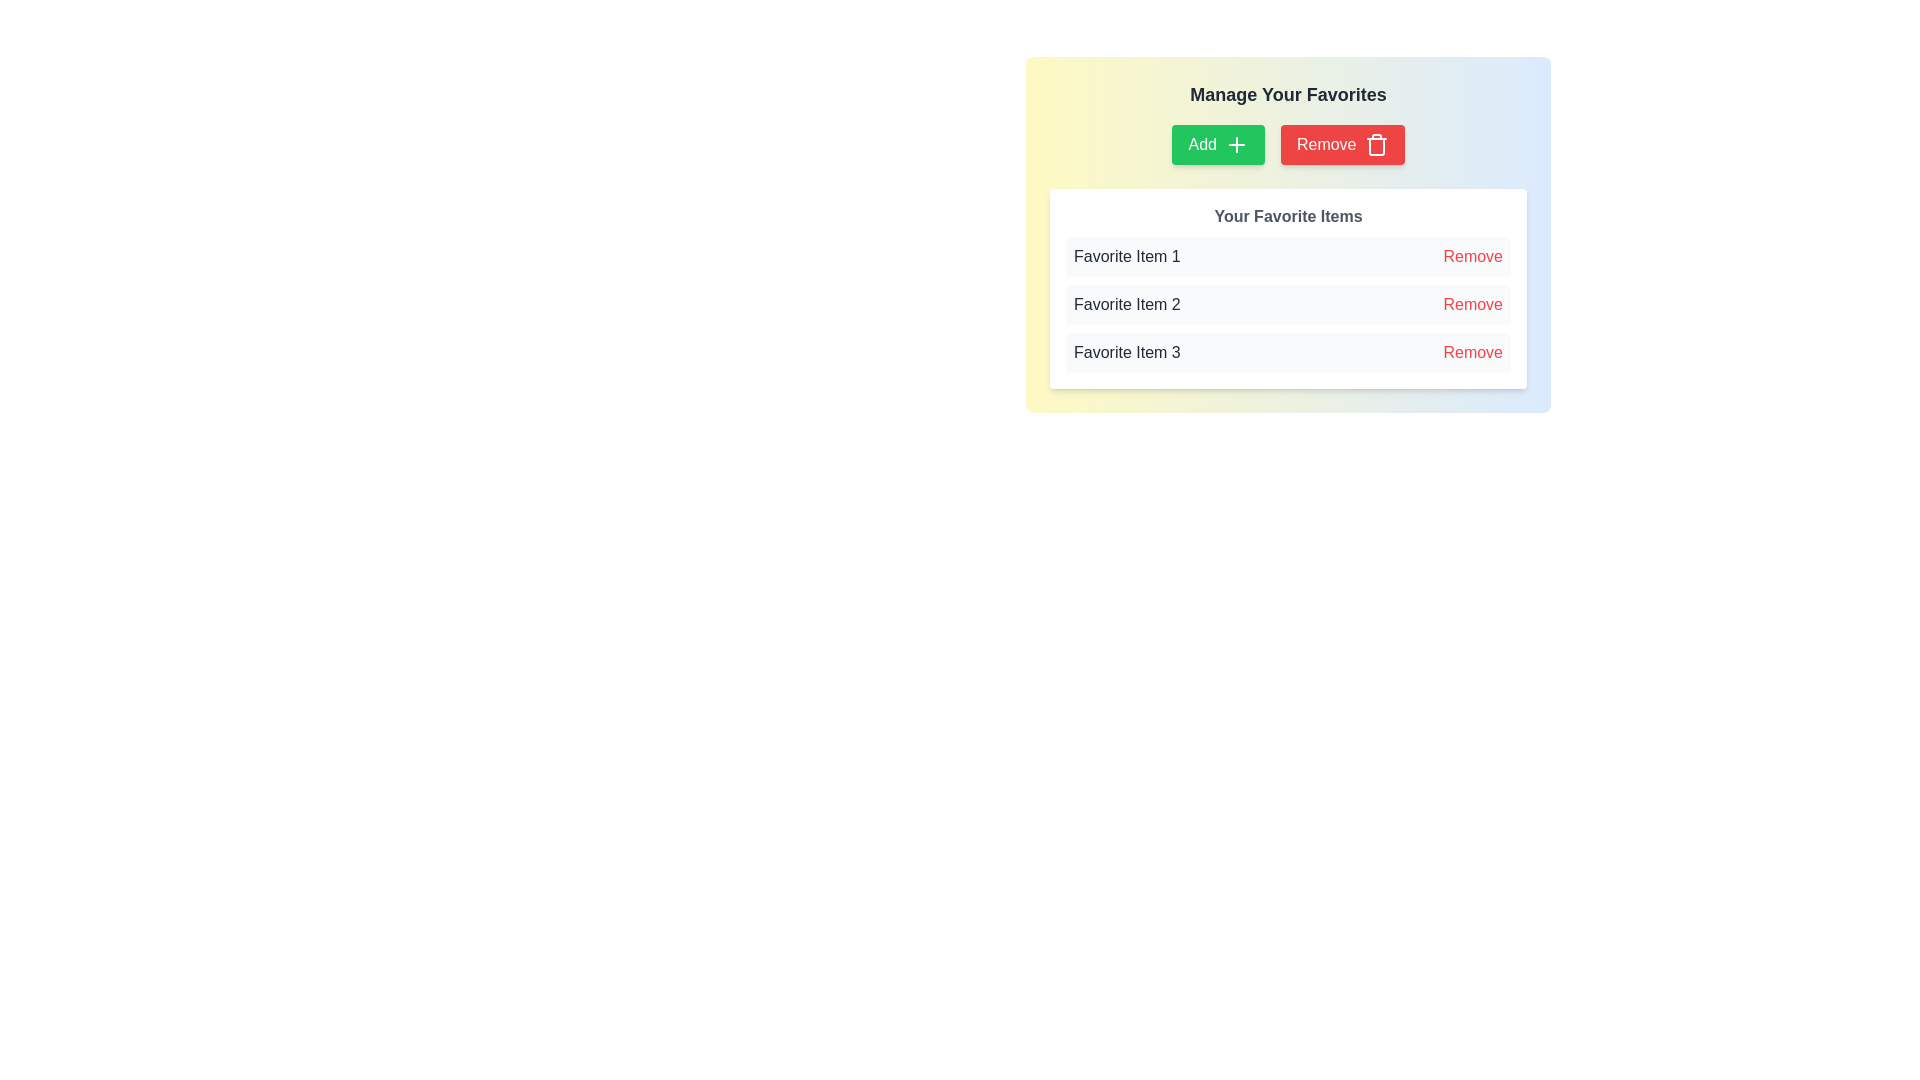 The image size is (1920, 1080). What do you see at coordinates (1127, 304) in the screenshot?
I see `the text label displaying 'Favorite Item 2' which is positioned in the second row of the 'Your Favorite Items' list` at bounding box center [1127, 304].